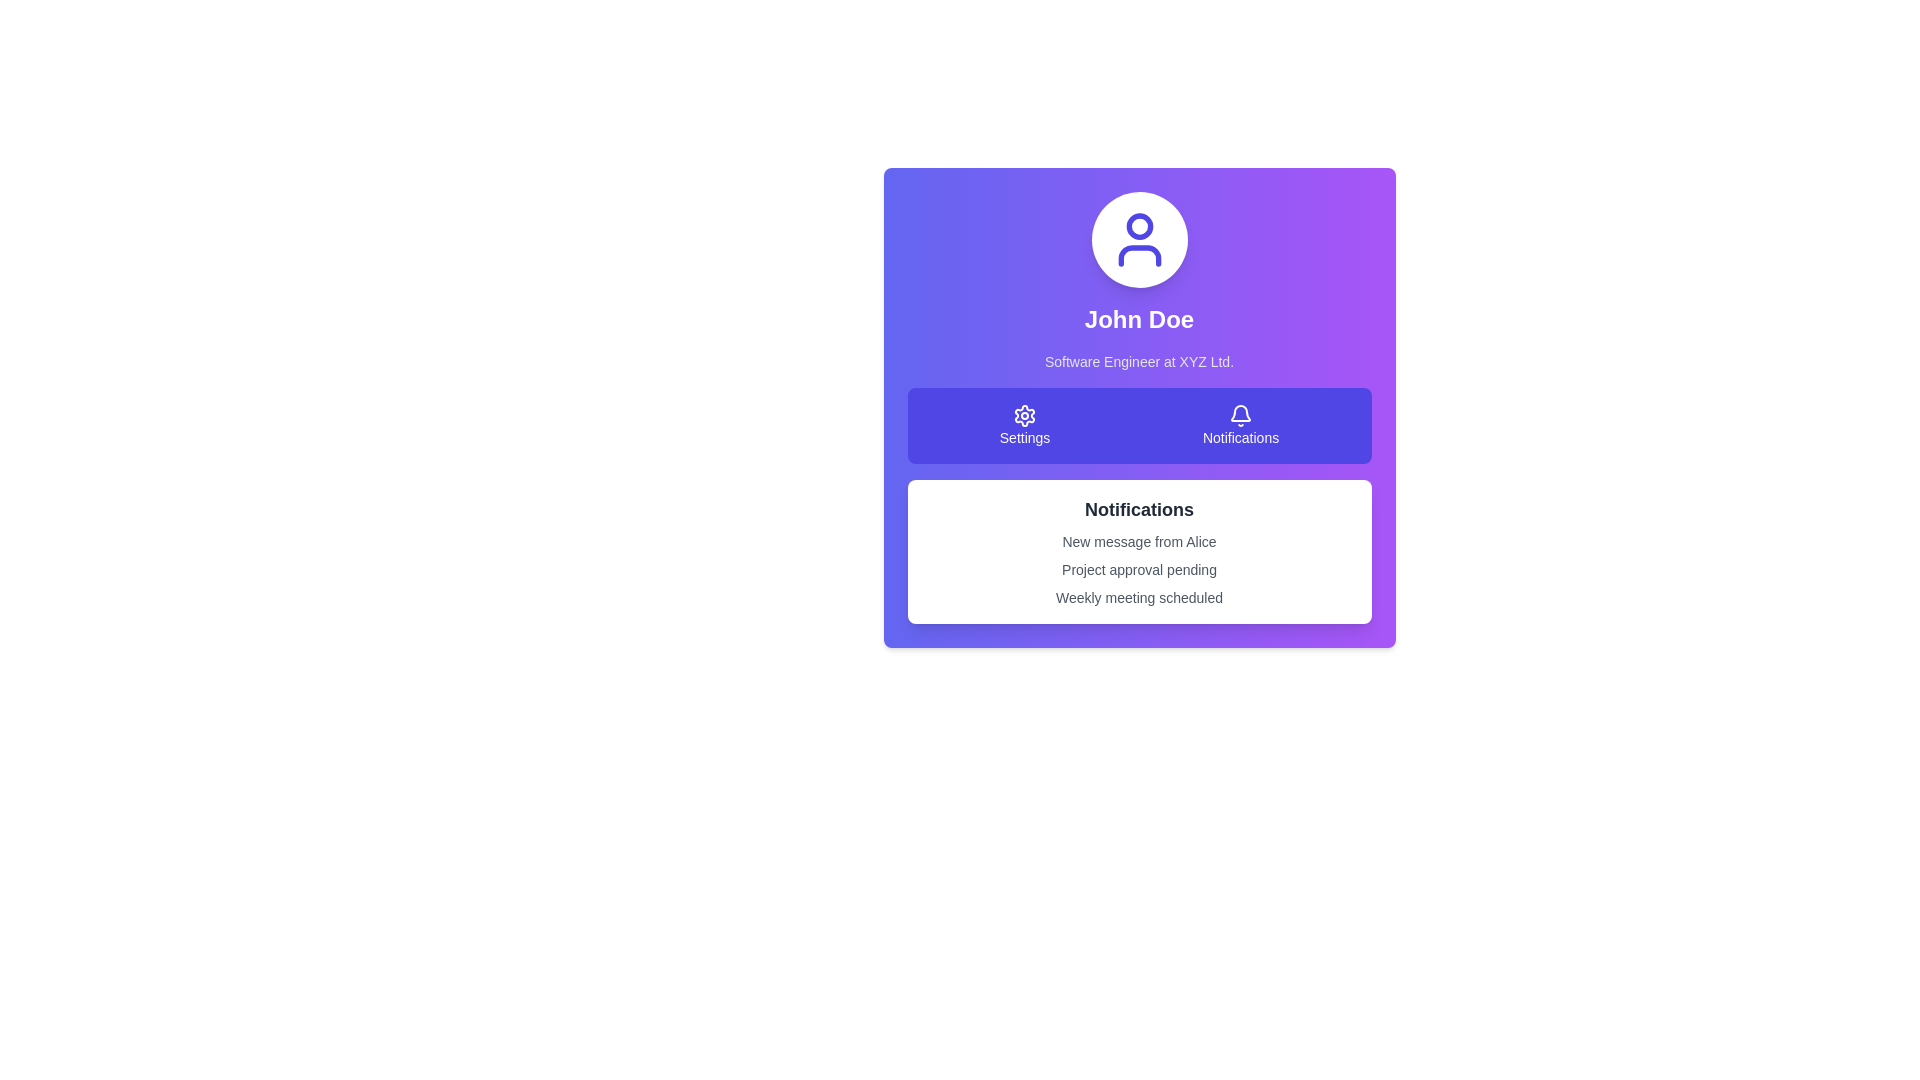  Describe the element at coordinates (1139, 362) in the screenshot. I see `the second text element in the profile card that provides additional information about the user's professional role, located below the name 'John Doe'` at that location.